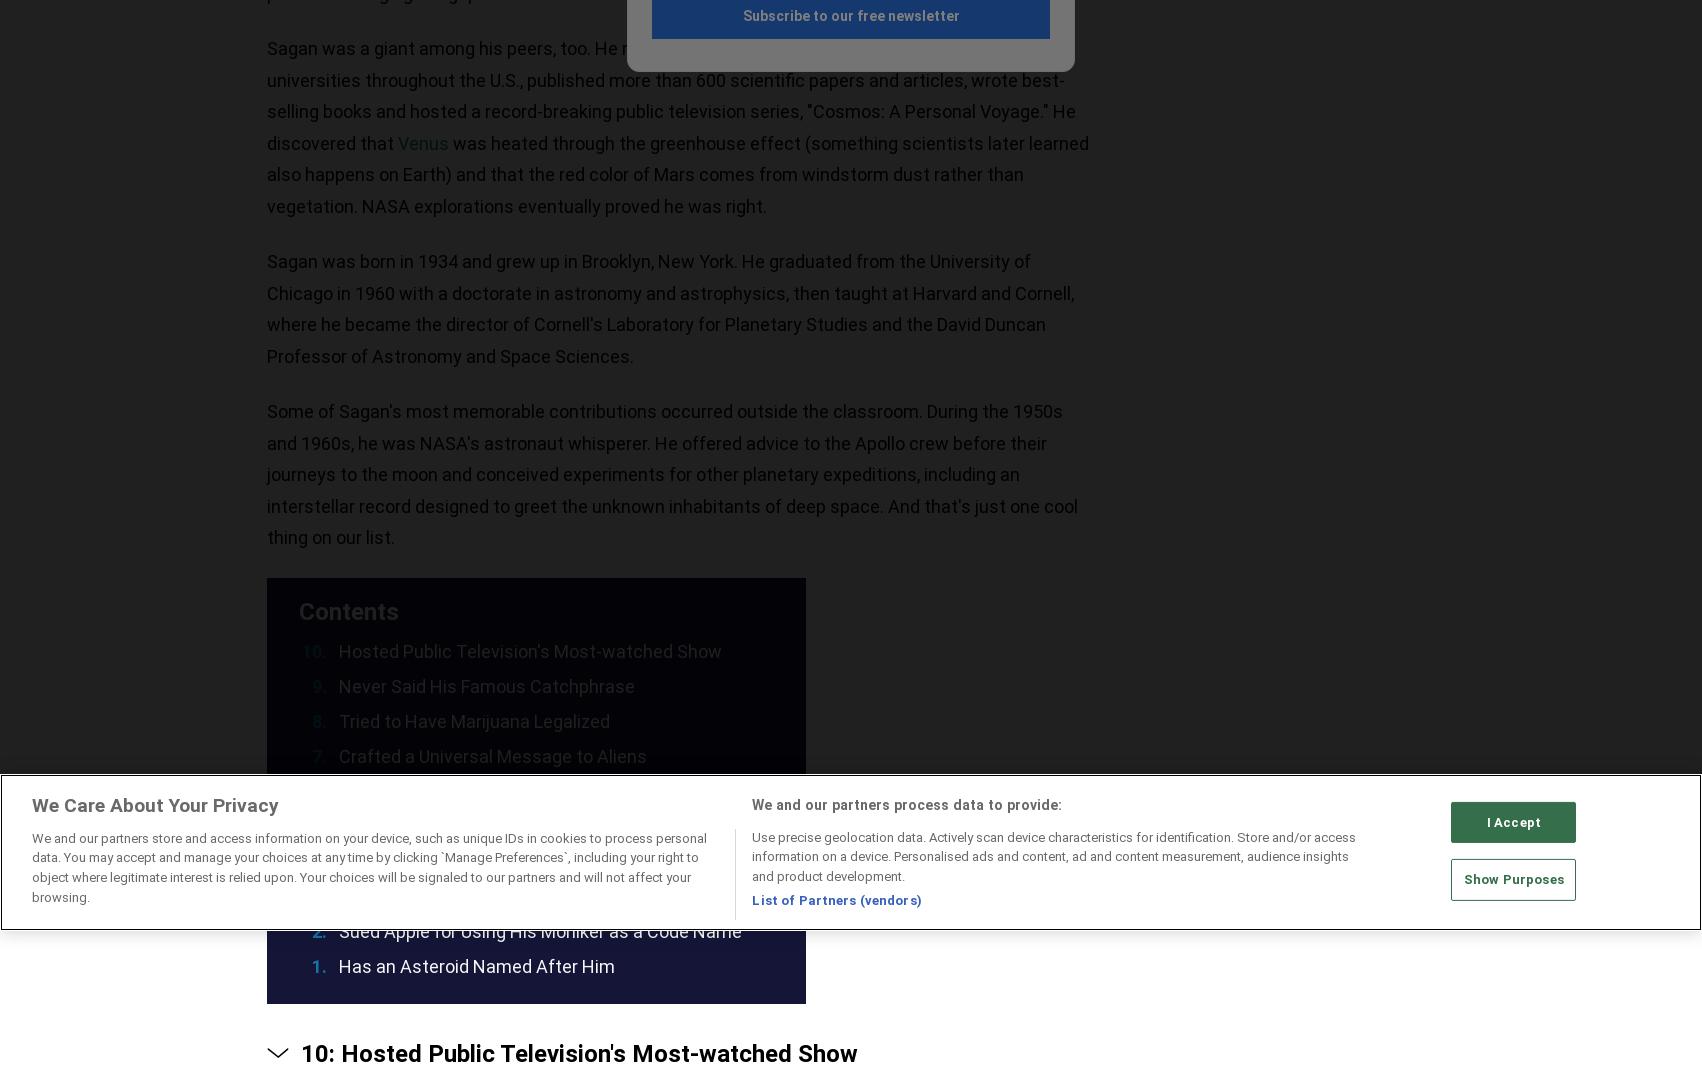 The height and width of the screenshot is (1069, 1702). What do you see at coordinates (266, 174) in the screenshot?
I see `'was heated through the greenhouse effect (something scientists later learned also happens on Earth) and that the red color of Mars comes from windstorm dust rather than vegetation. NASA explorations eventually proved he was right.'` at bounding box center [266, 174].